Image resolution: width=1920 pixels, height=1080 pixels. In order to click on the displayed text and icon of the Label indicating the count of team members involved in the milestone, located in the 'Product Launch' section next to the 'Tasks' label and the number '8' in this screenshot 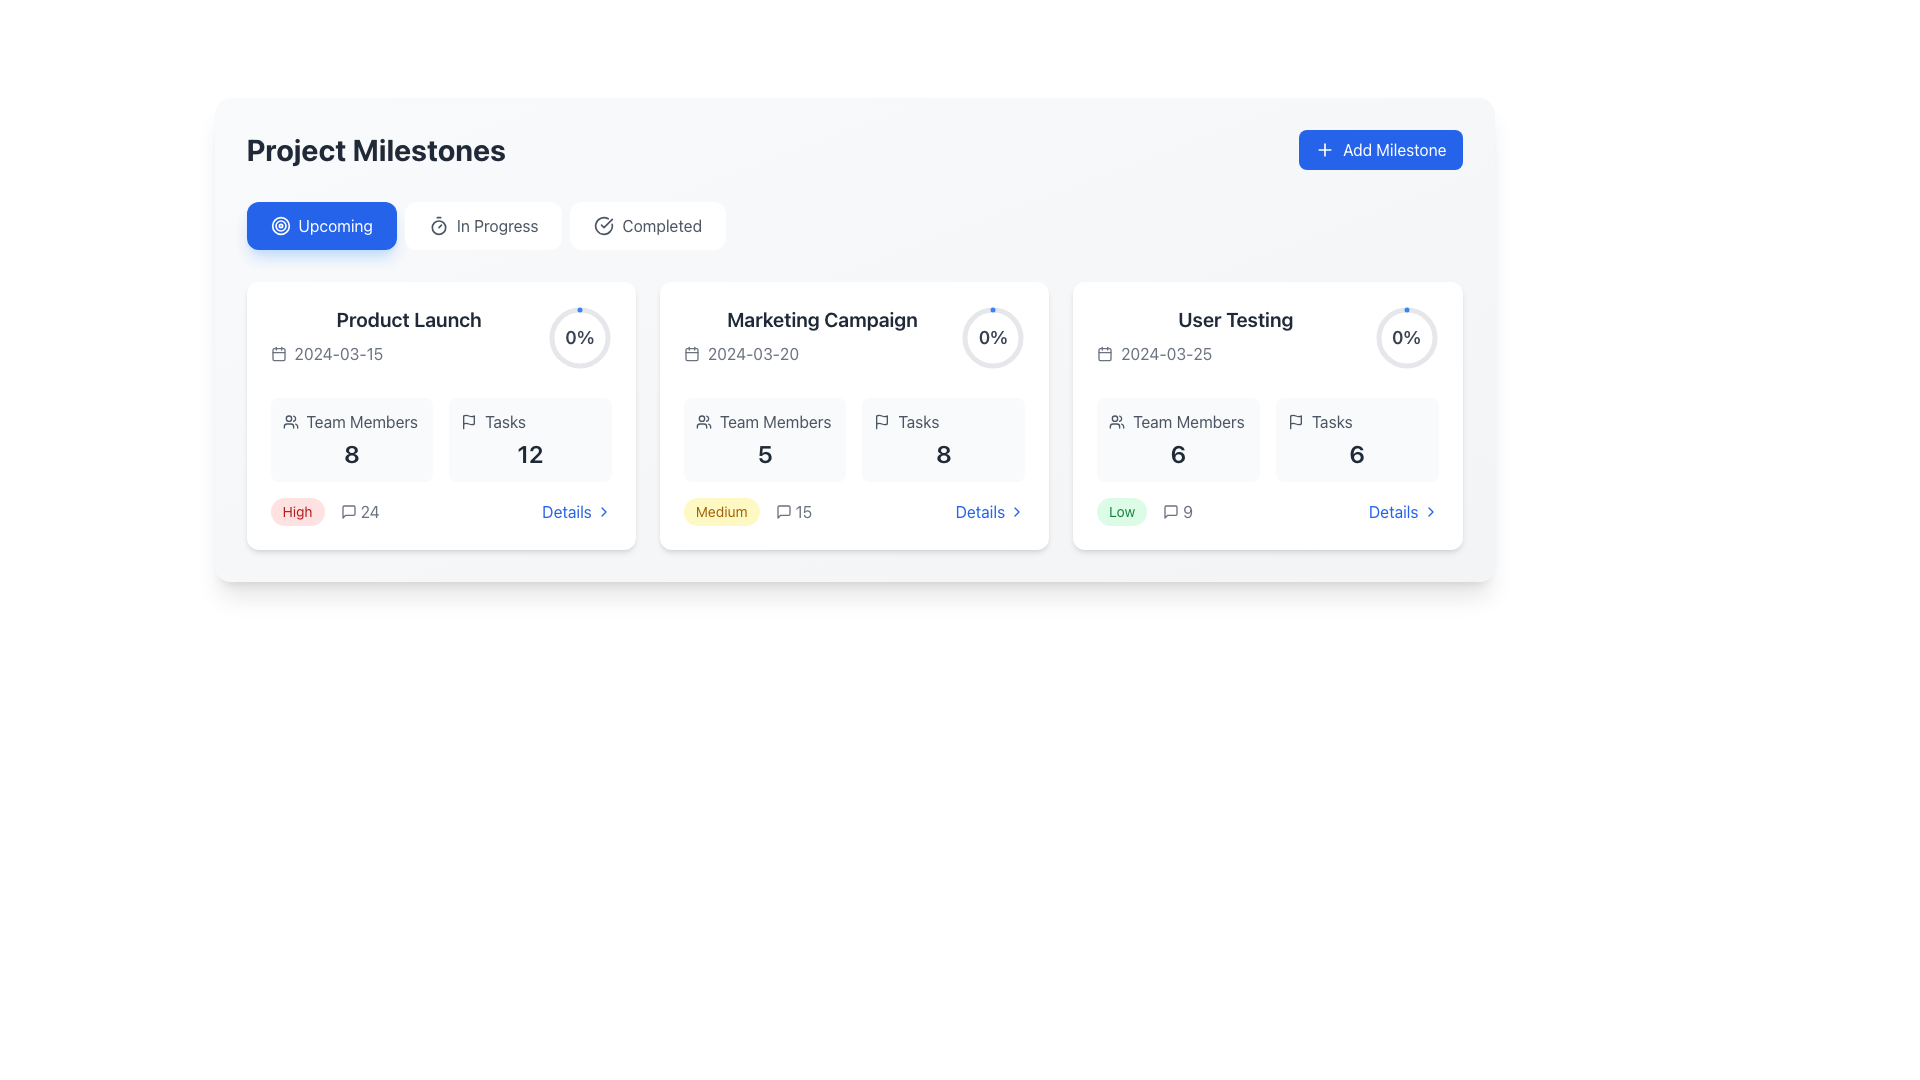, I will do `click(351, 420)`.